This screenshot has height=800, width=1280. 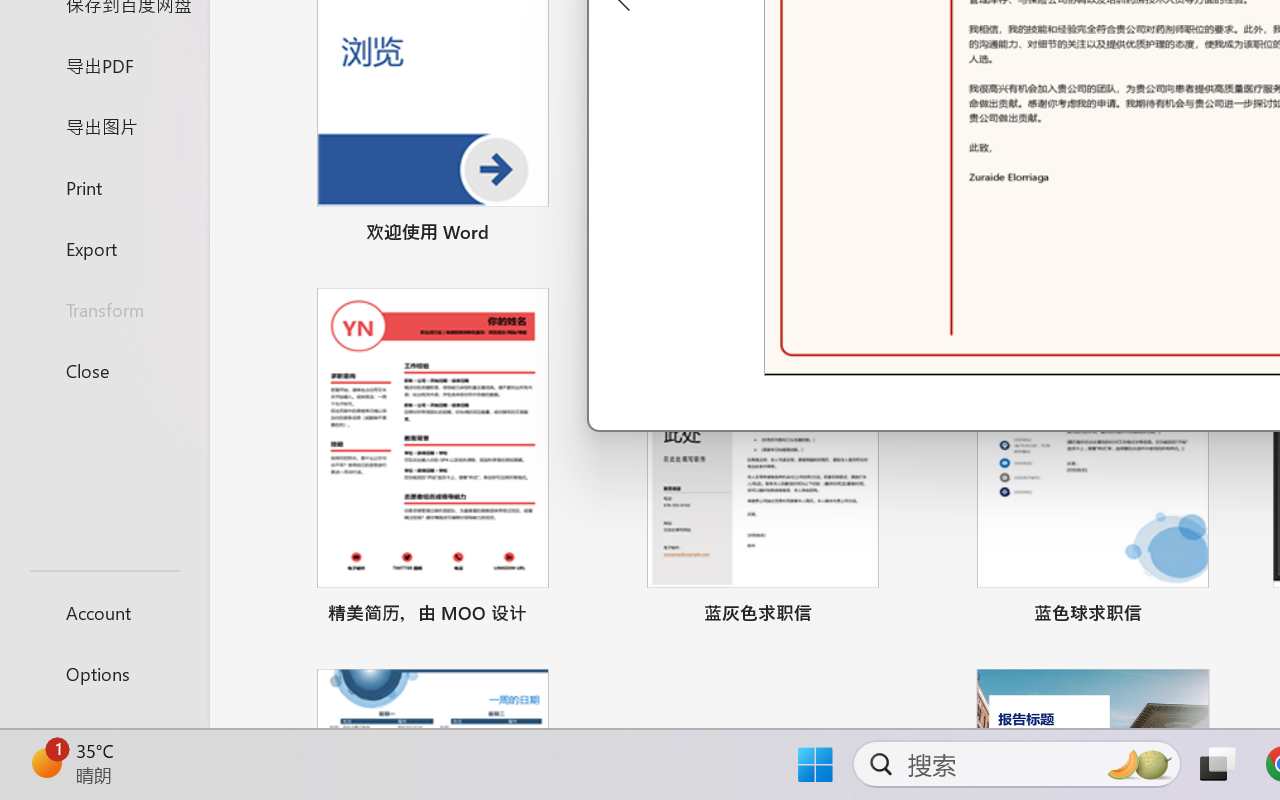 I want to click on 'Pin to list', so click(x=1222, y=616).